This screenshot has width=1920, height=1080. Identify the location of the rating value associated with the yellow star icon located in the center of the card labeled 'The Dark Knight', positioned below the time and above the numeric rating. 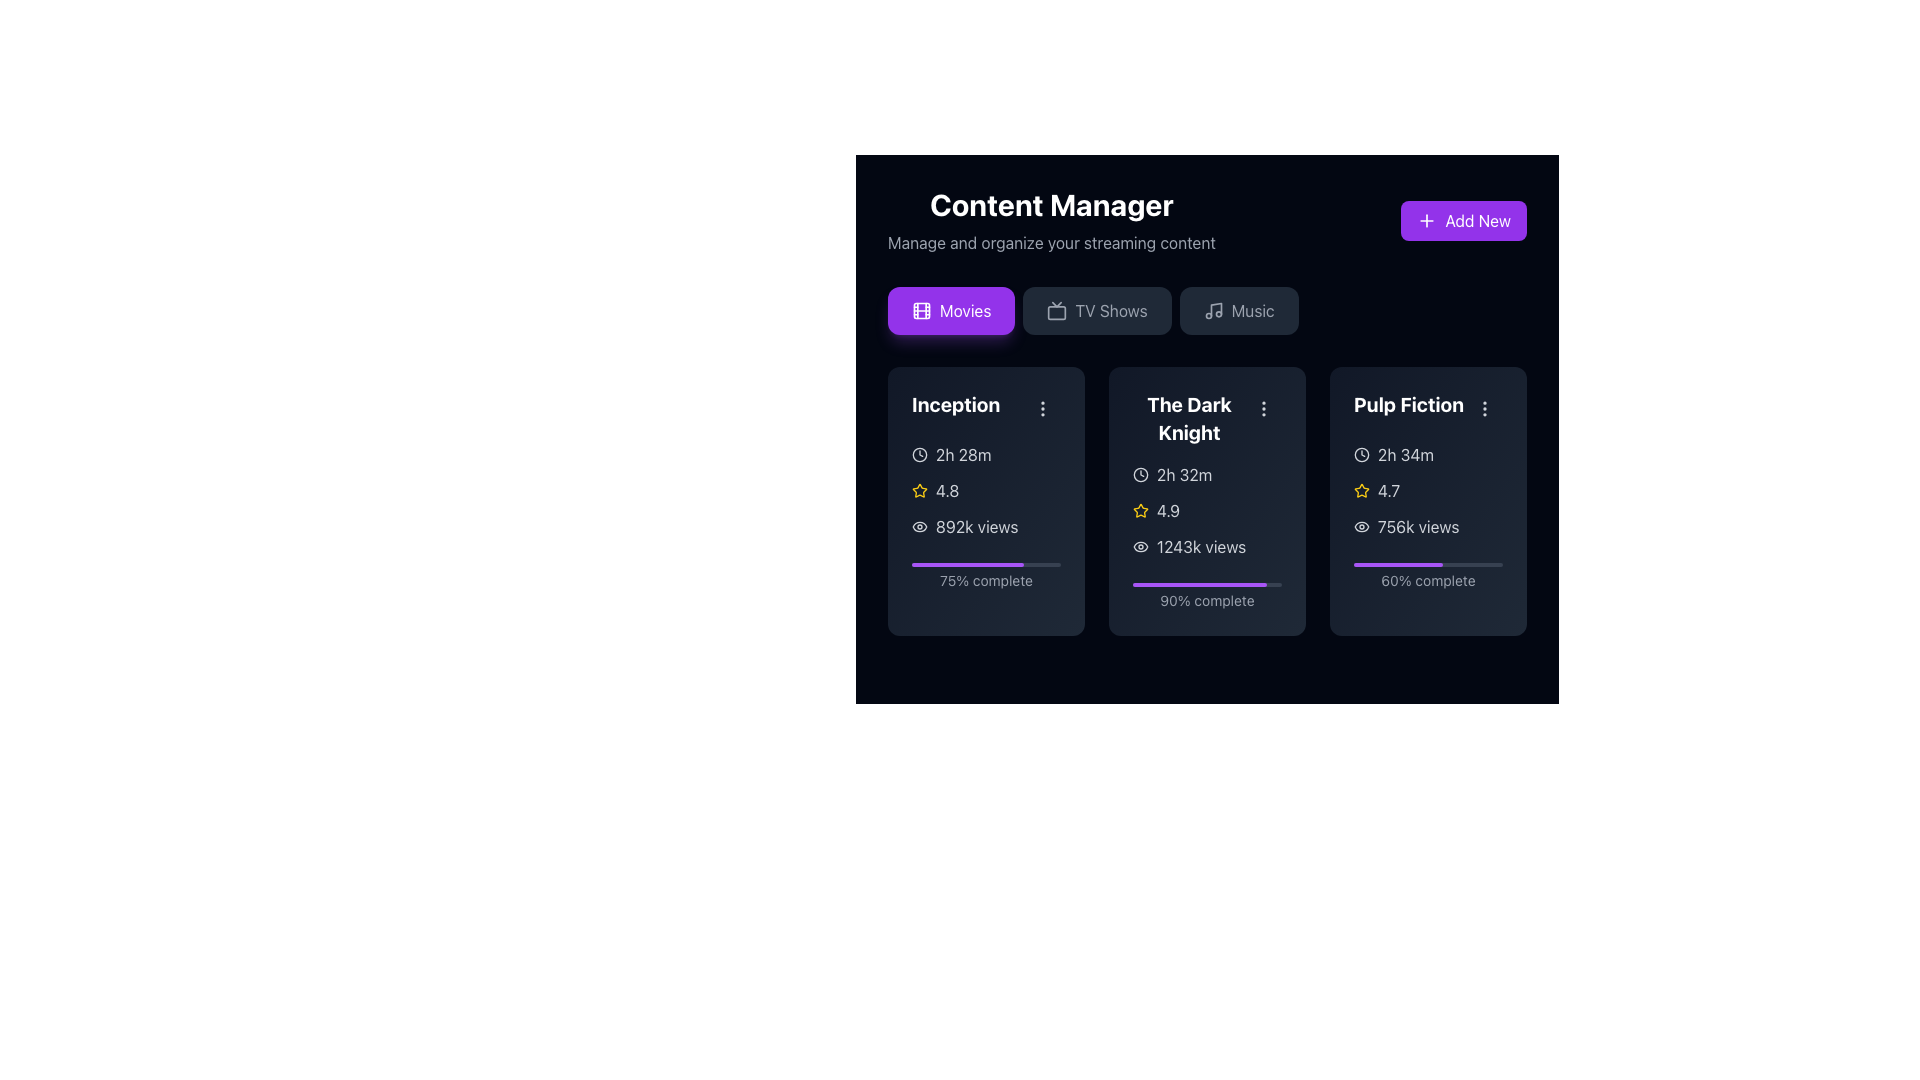
(1140, 508).